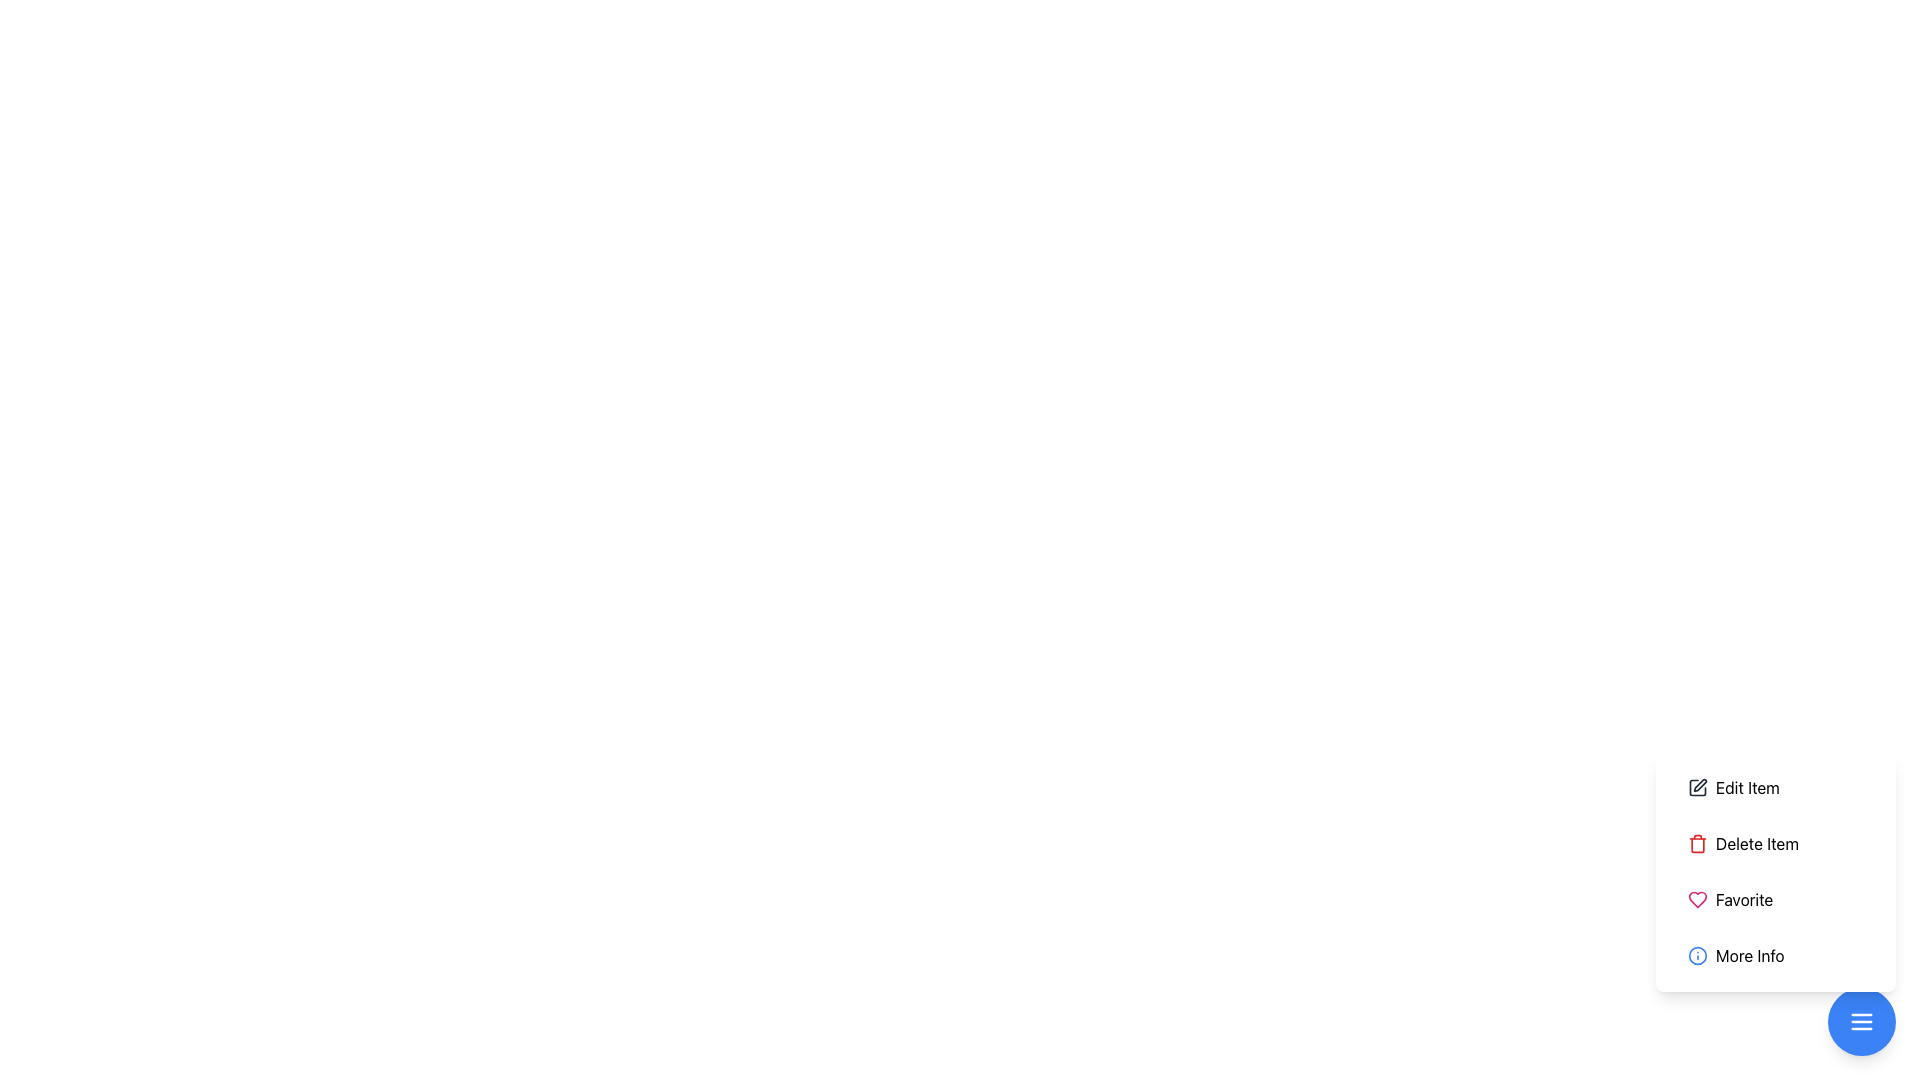  Describe the element at coordinates (1746, 786) in the screenshot. I see `the 'Edit Item' button located` at that location.